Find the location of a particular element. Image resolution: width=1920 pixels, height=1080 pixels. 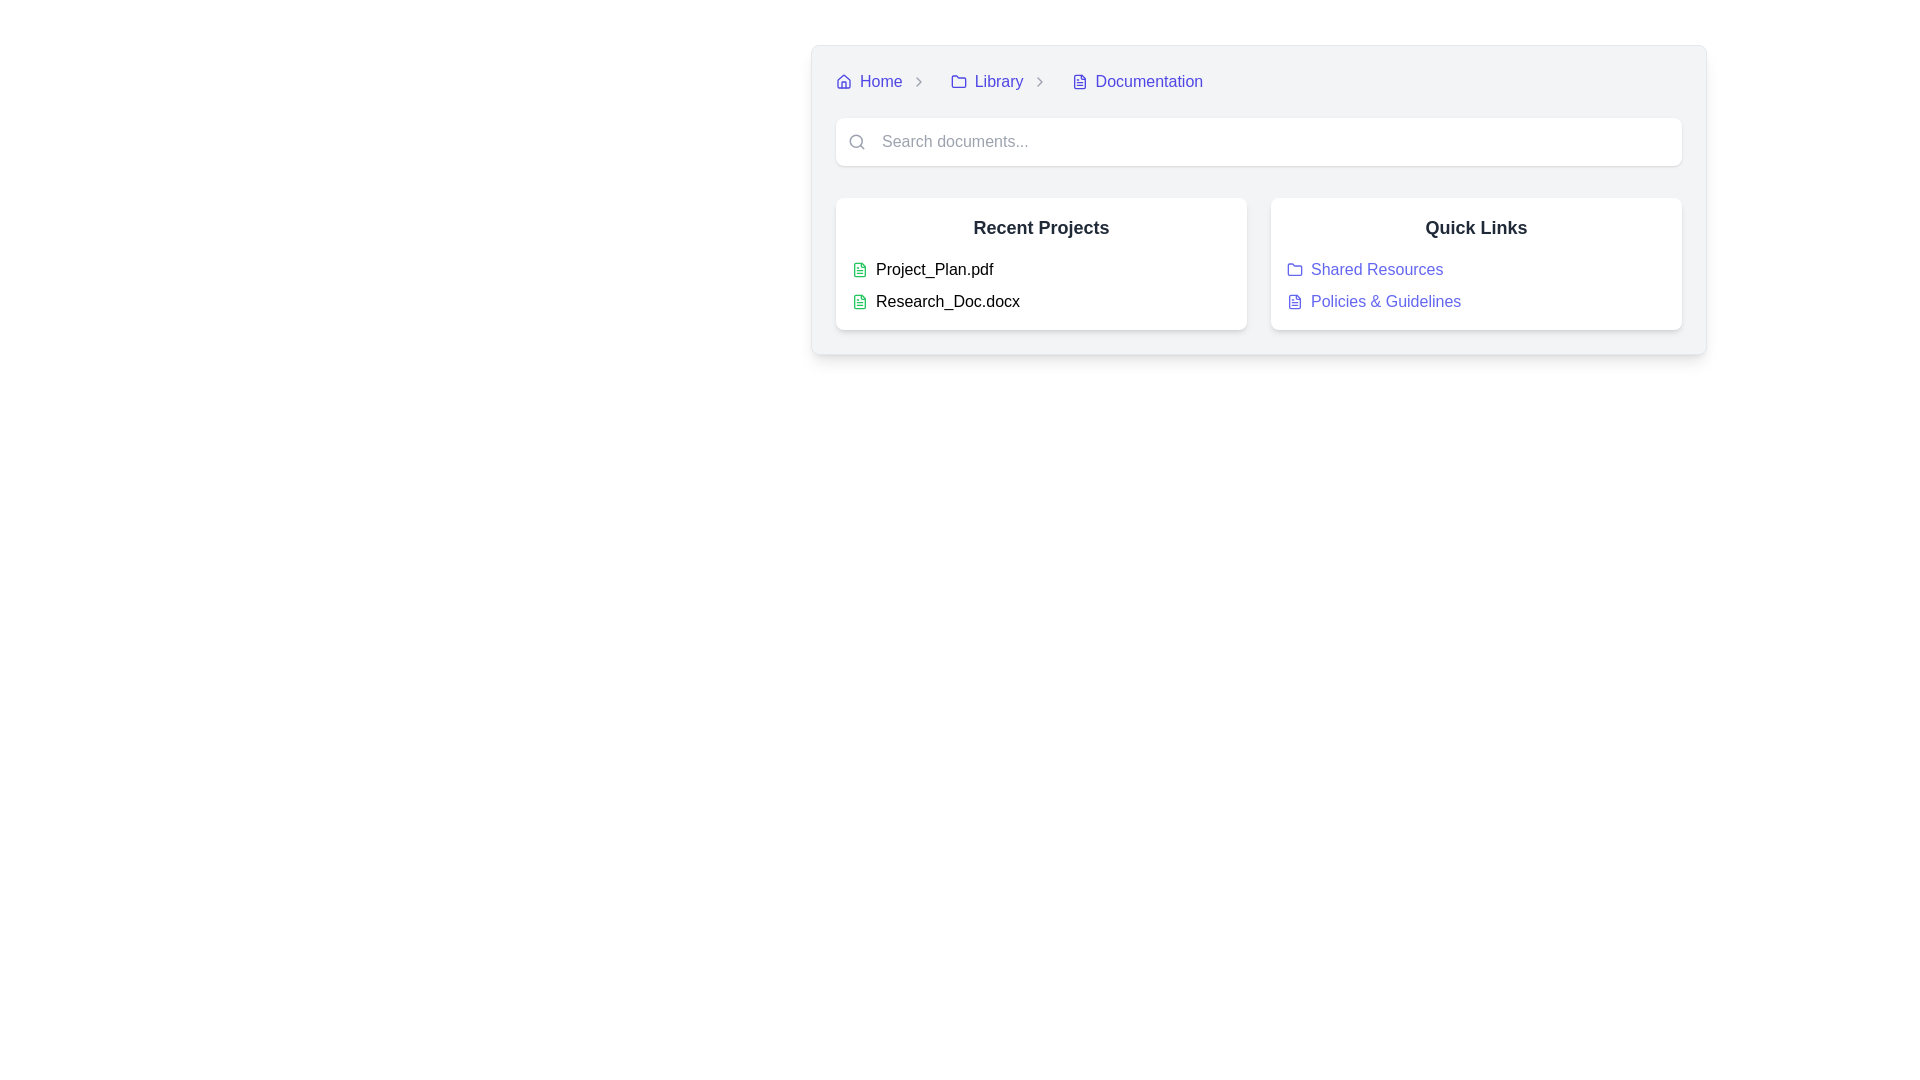

the 'Documentation' text link located in the breadcrumb navigation bar, positioned after 'Home' and 'Library' links is located at coordinates (1149, 80).